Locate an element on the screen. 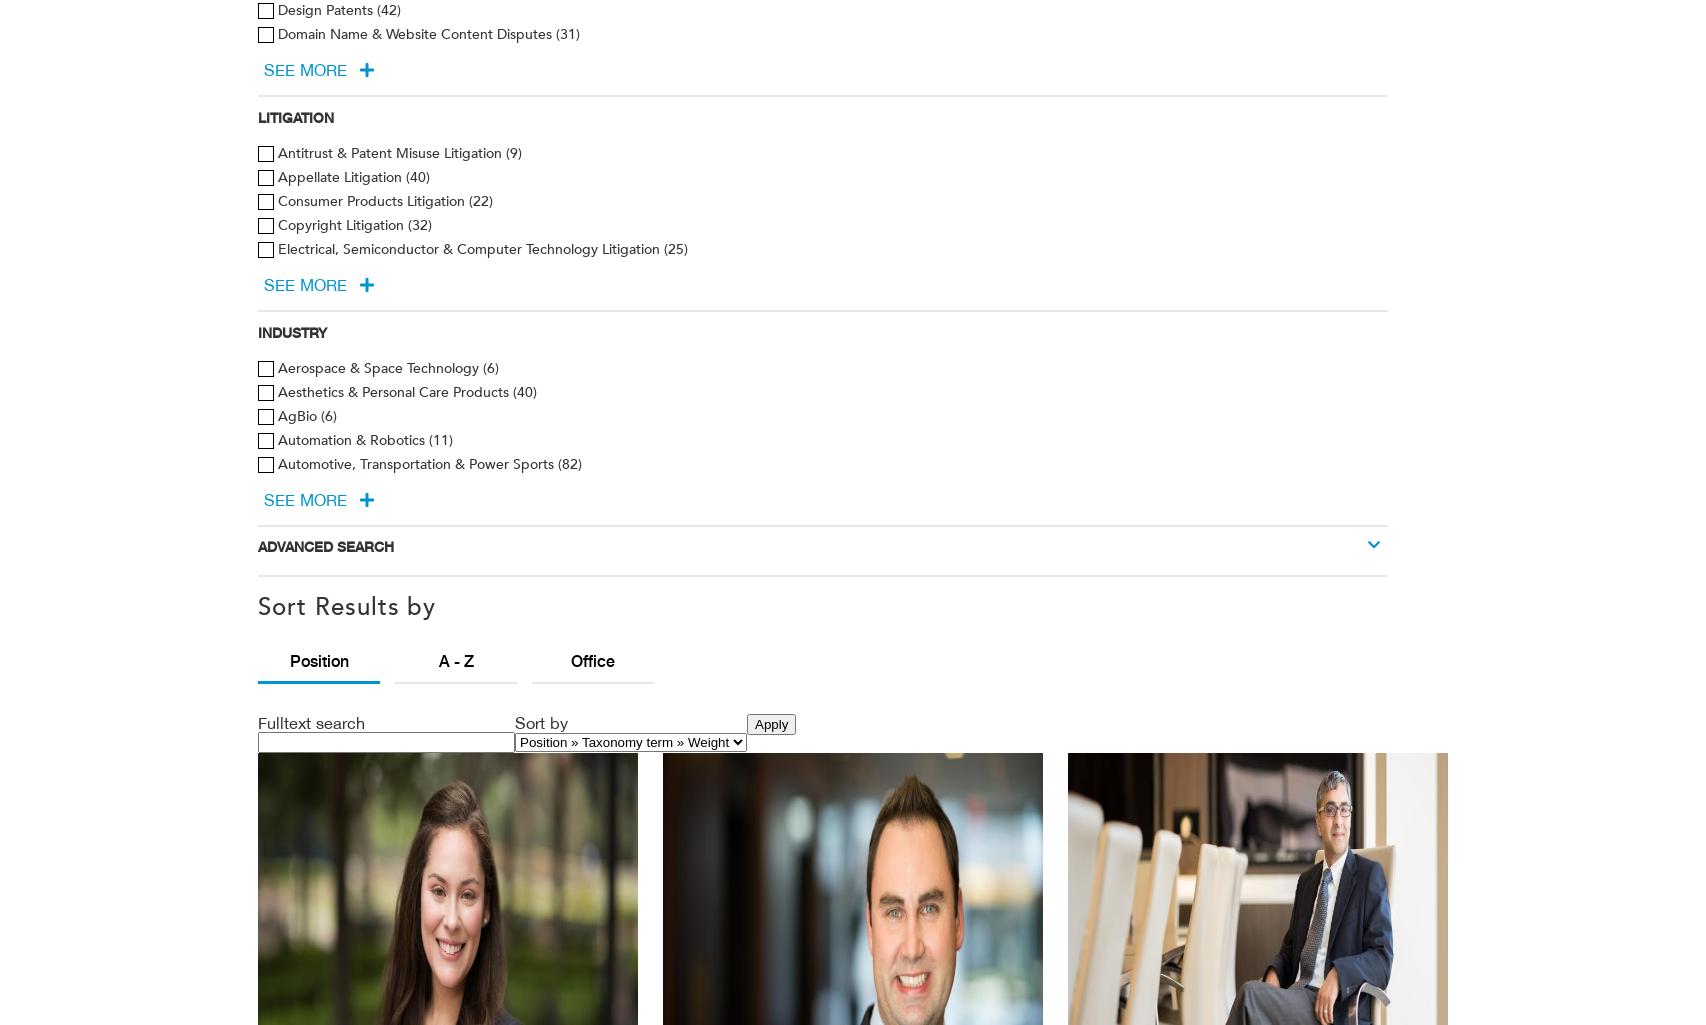  'Design Patents' is located at coordinates (278, 10).